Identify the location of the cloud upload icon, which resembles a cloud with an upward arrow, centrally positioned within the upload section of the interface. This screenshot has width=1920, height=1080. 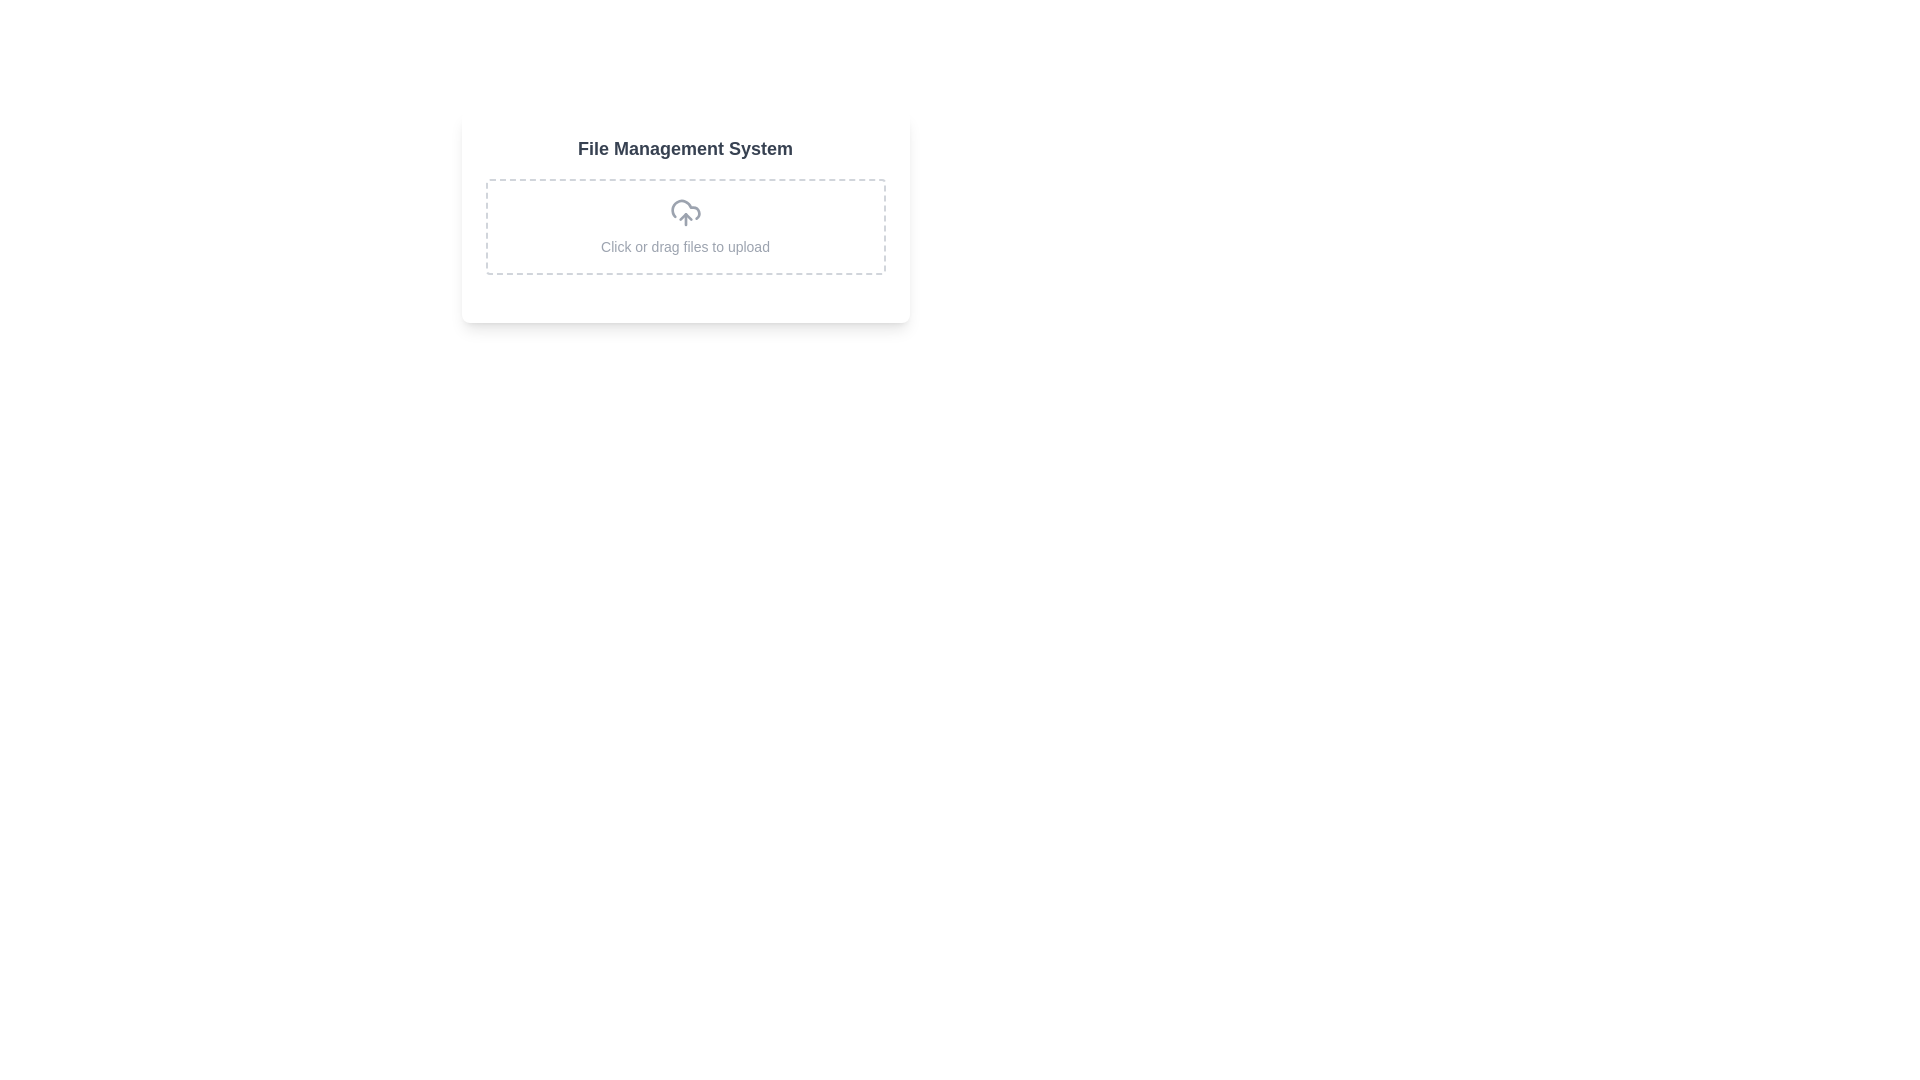
(685, 212).